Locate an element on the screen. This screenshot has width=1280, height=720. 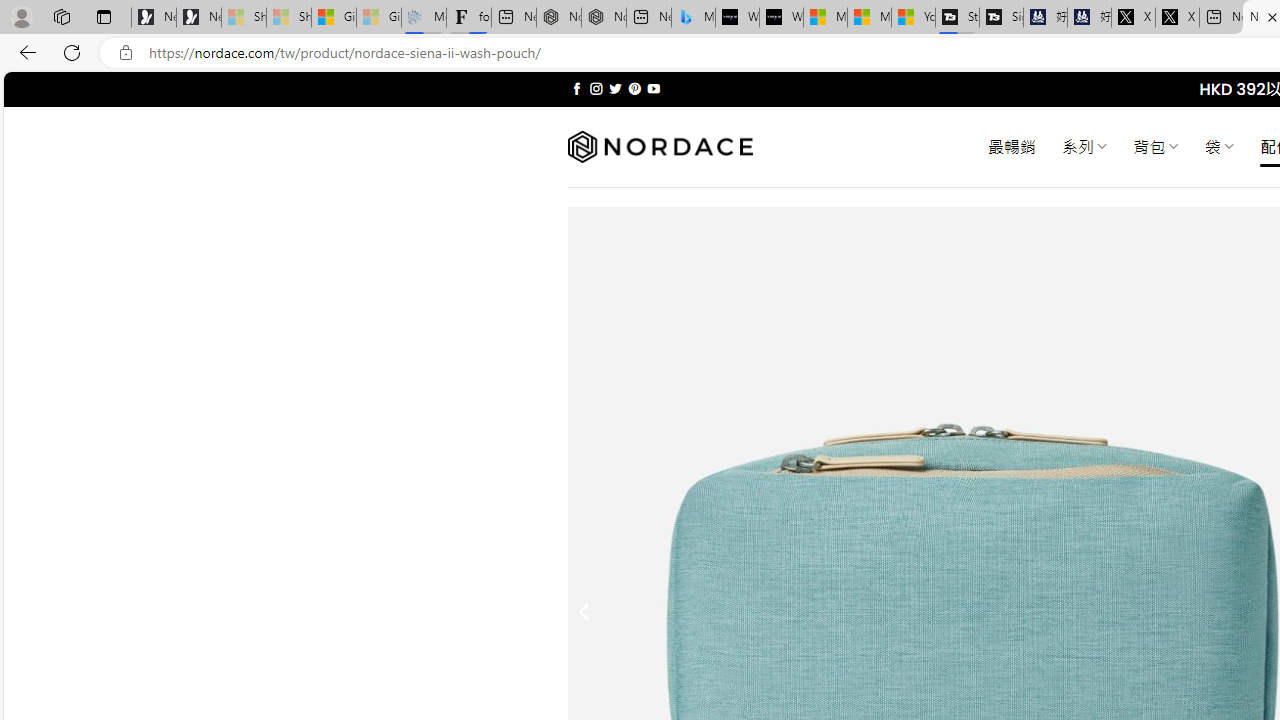
'Back' is located at coordinates (24, 51).